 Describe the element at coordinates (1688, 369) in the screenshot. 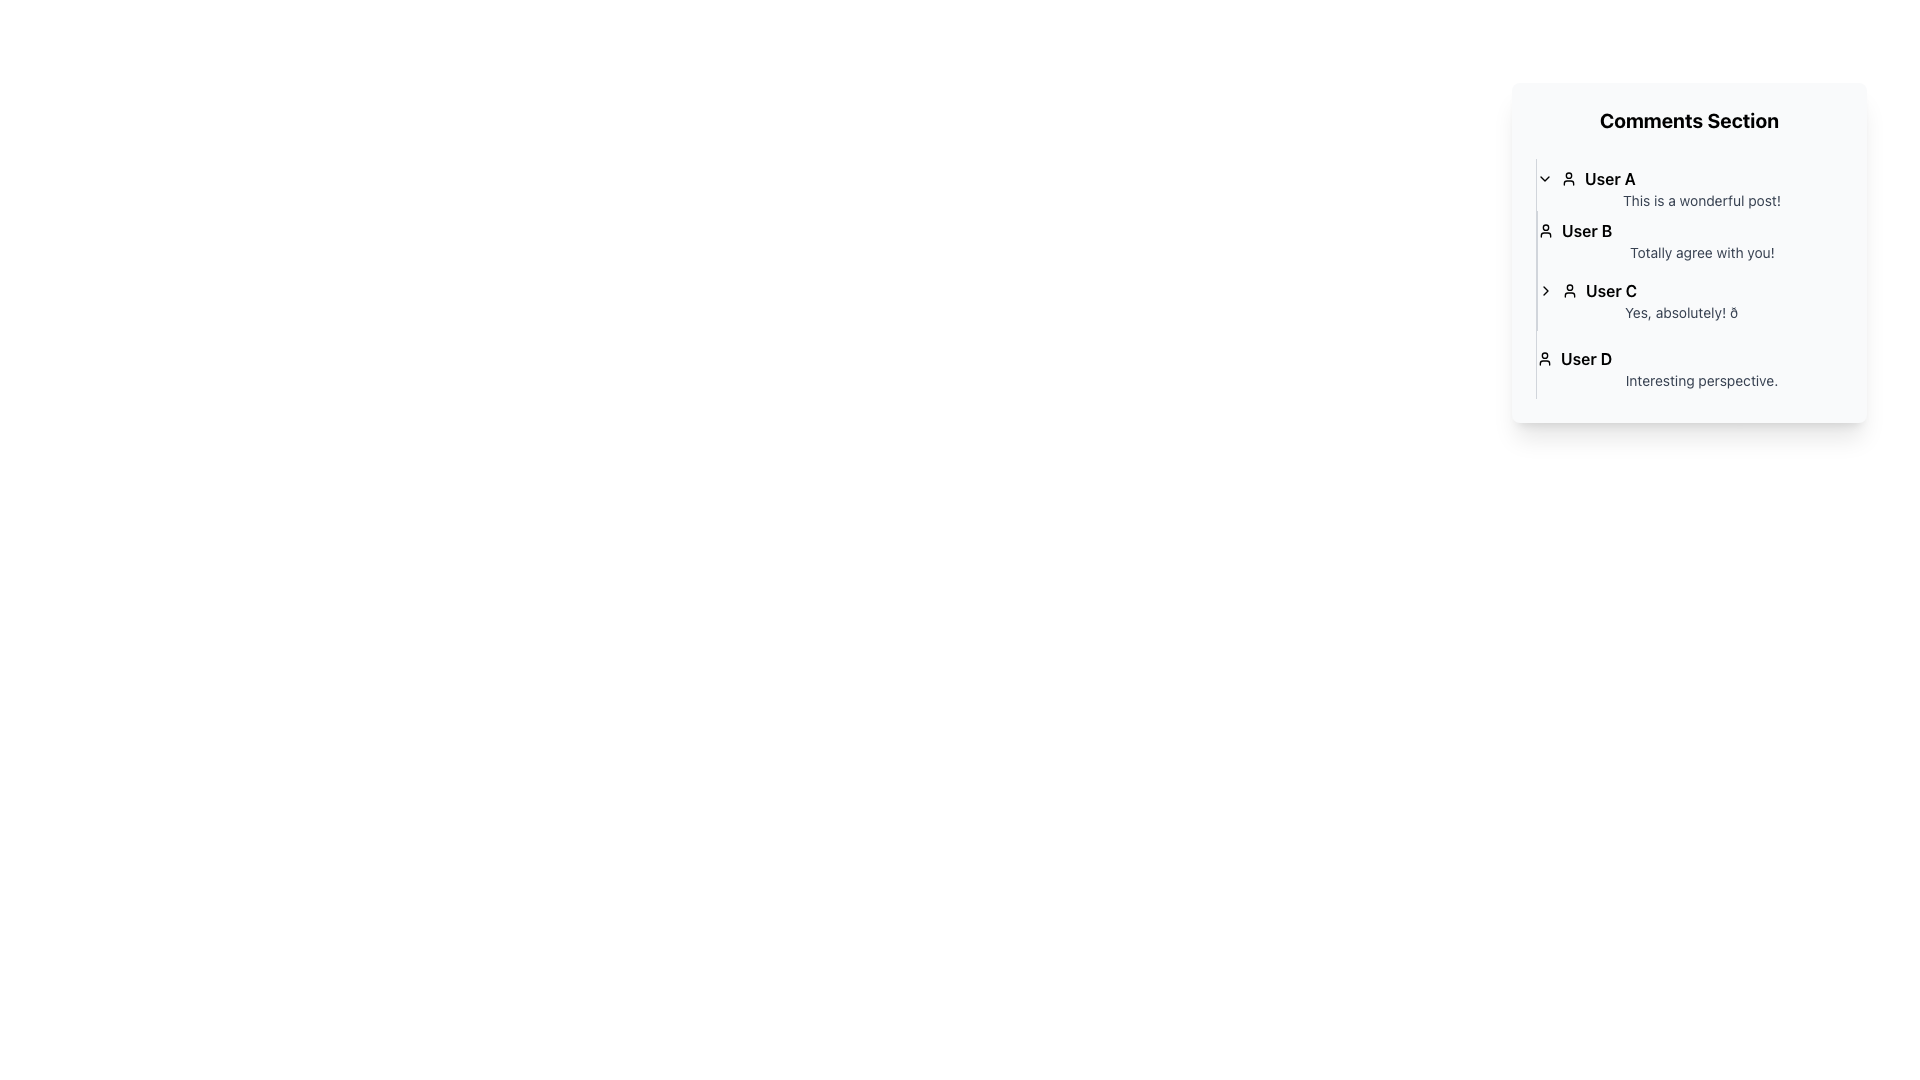

I see `username and comment from the fourth comment Text Display with an Icon in the discussion, located at the specified coordinates` at that location.